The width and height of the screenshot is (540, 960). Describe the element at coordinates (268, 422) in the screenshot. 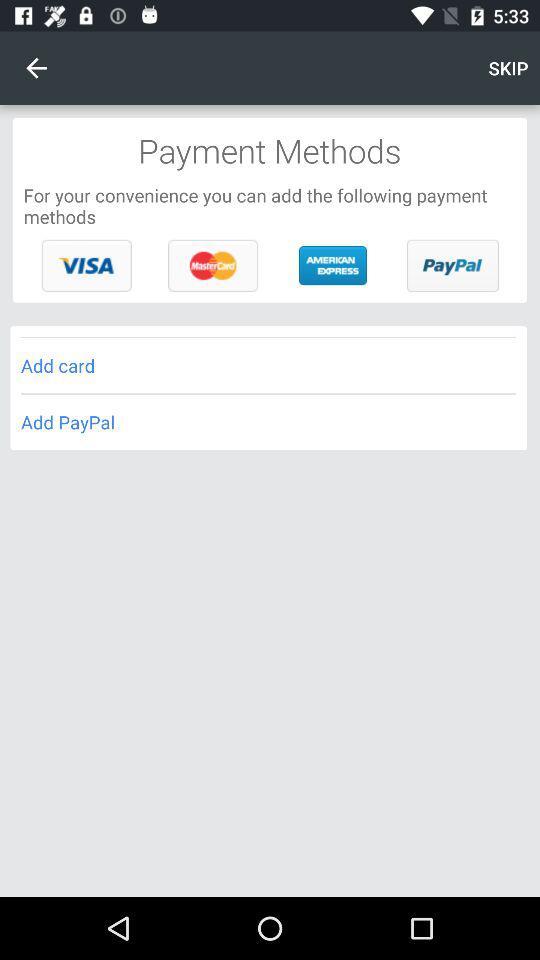

I see `the item below add card` at that location.